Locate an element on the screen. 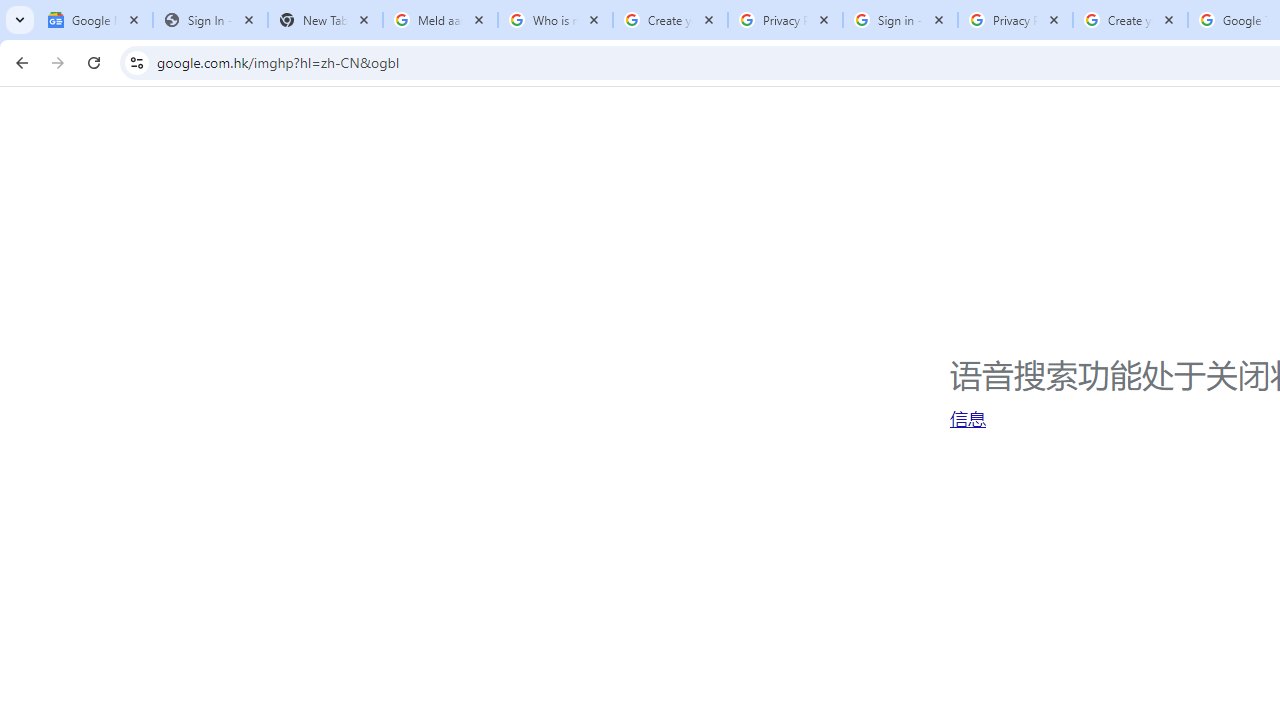  'Sign in - Google Accounts' is located at coordinates (899, 20).